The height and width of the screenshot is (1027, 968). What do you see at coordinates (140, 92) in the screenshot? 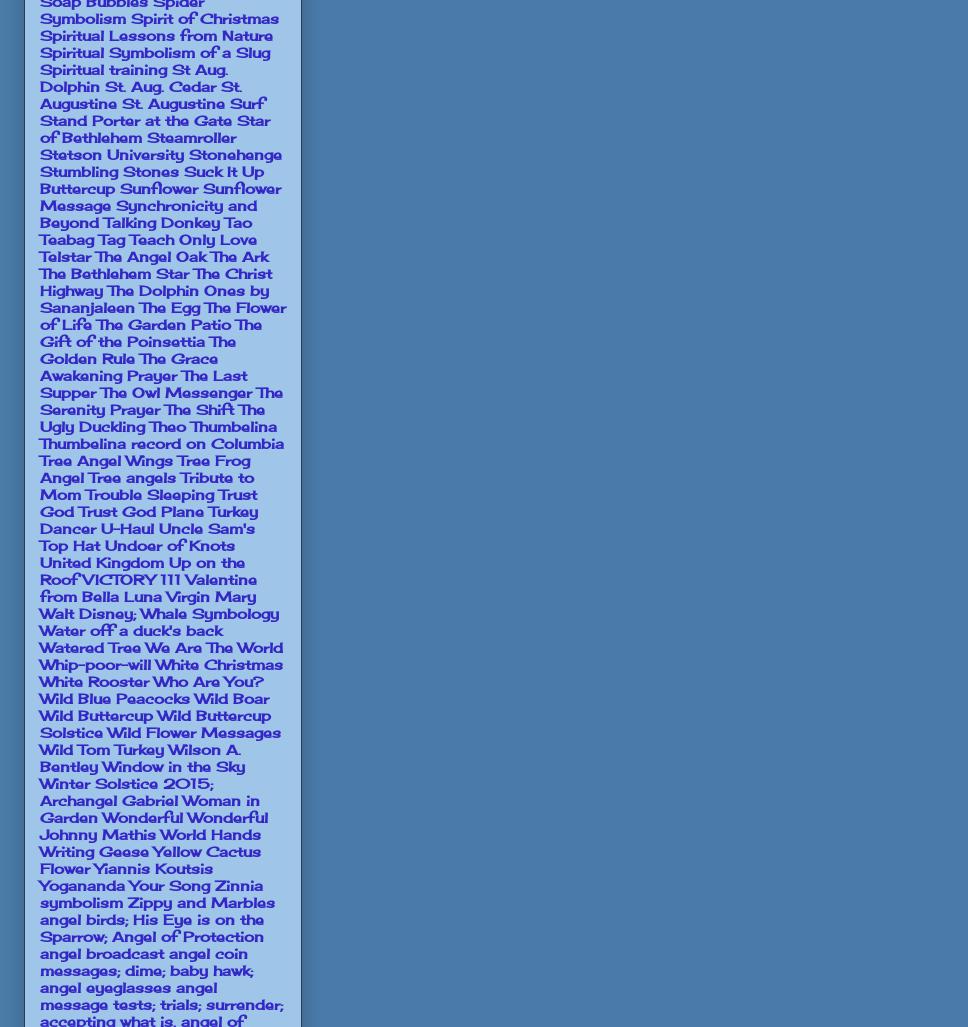
I see `'St. Augustine'` at bounding box center [140, 92].